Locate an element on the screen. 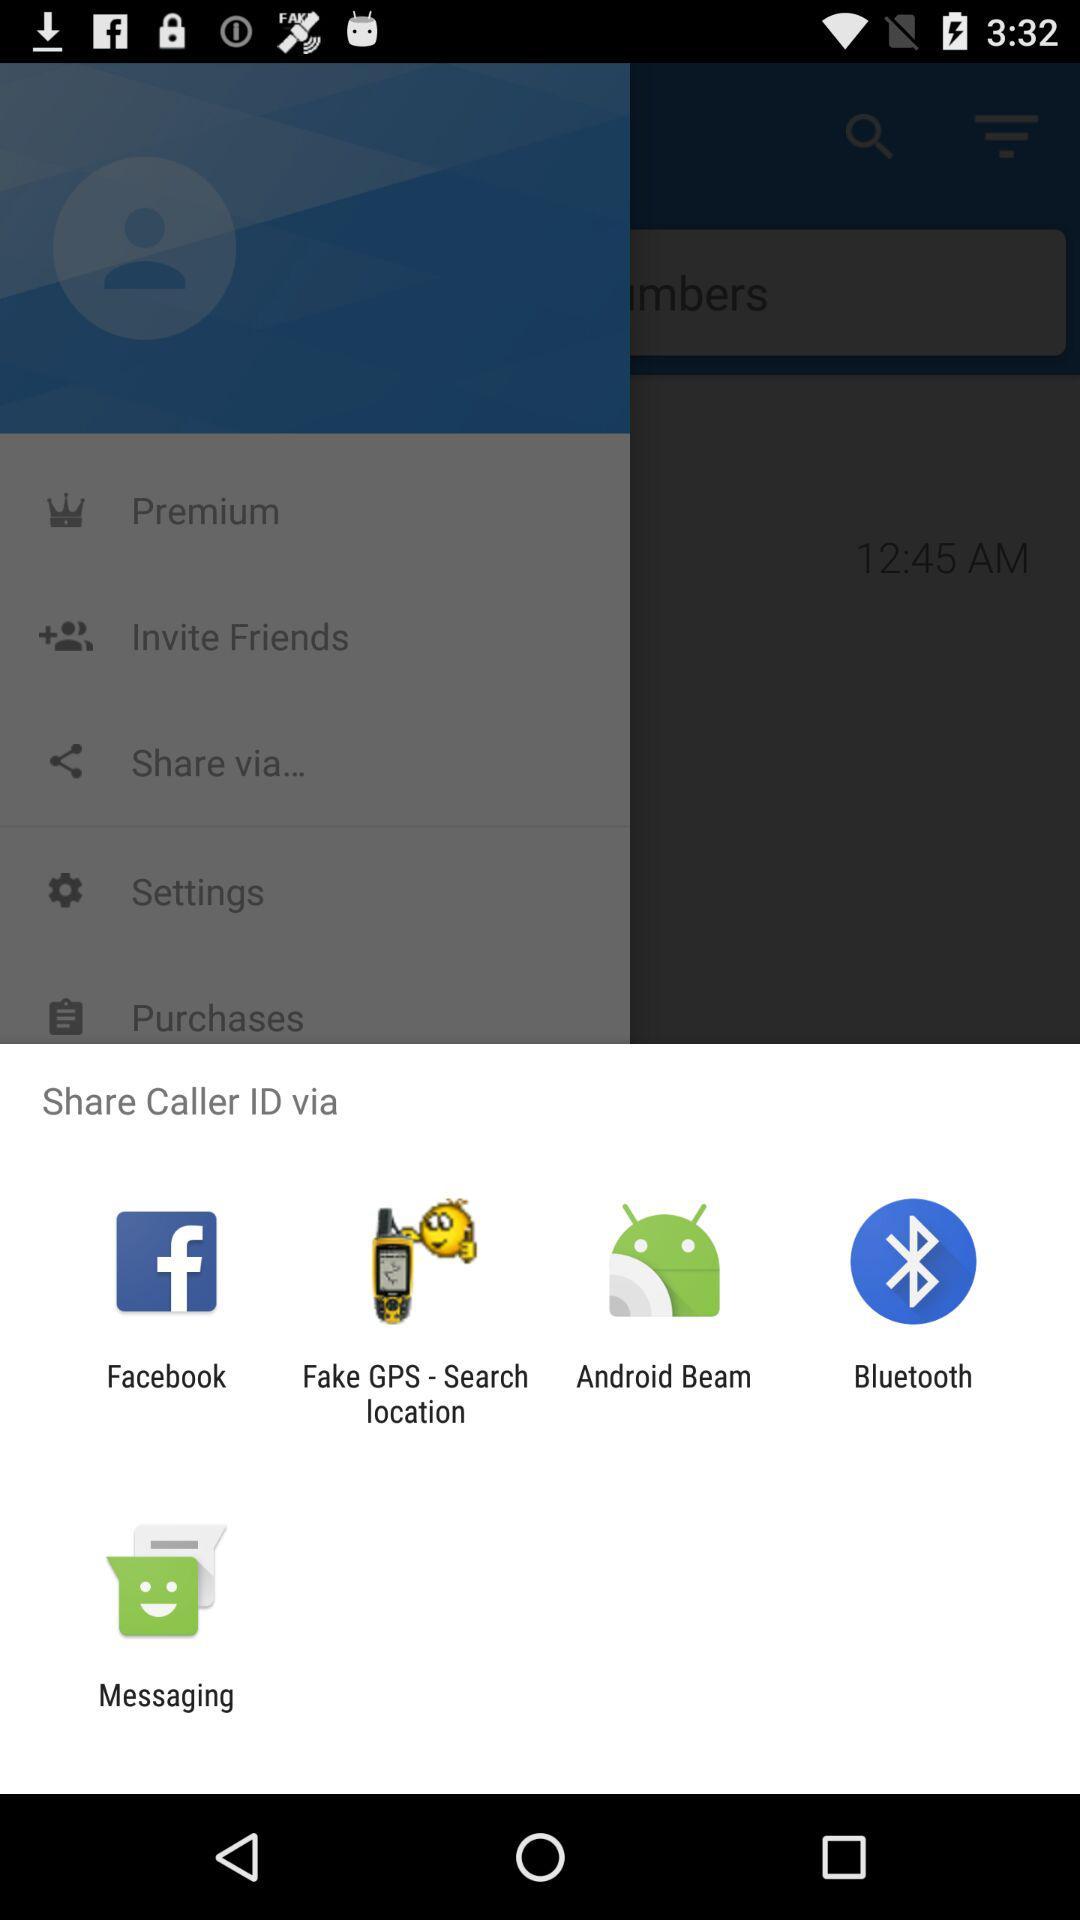 The image size is (1080, 1920). the icon next to the facebook icon is located at coordinates (414, 1392).